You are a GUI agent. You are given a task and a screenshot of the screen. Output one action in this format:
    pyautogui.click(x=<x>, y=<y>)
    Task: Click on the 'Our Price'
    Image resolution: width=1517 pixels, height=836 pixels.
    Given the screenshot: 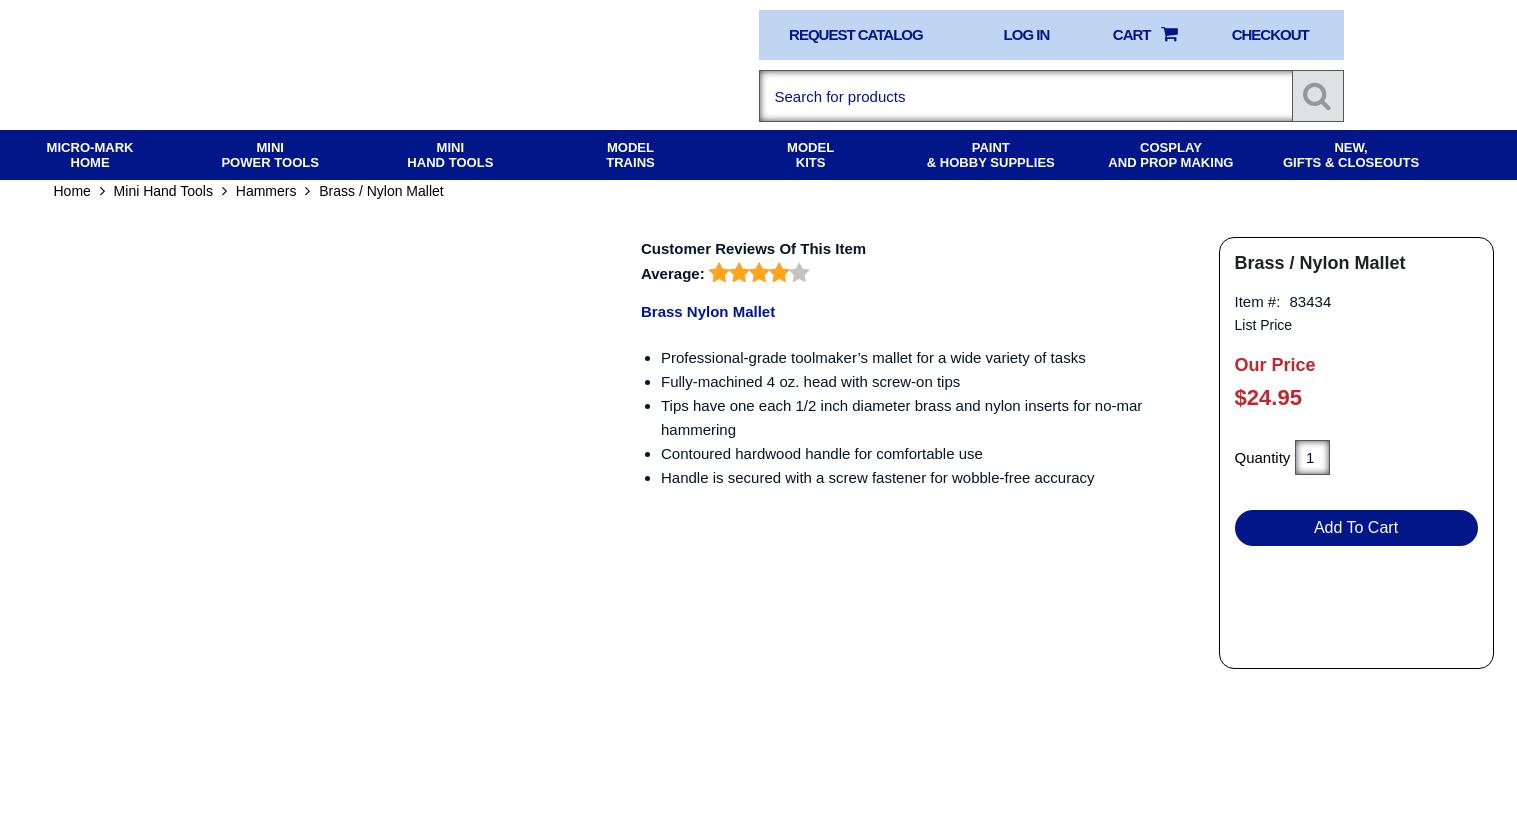 What is the action you would take?
    pyautogui.click(x=1273, y=378)
    